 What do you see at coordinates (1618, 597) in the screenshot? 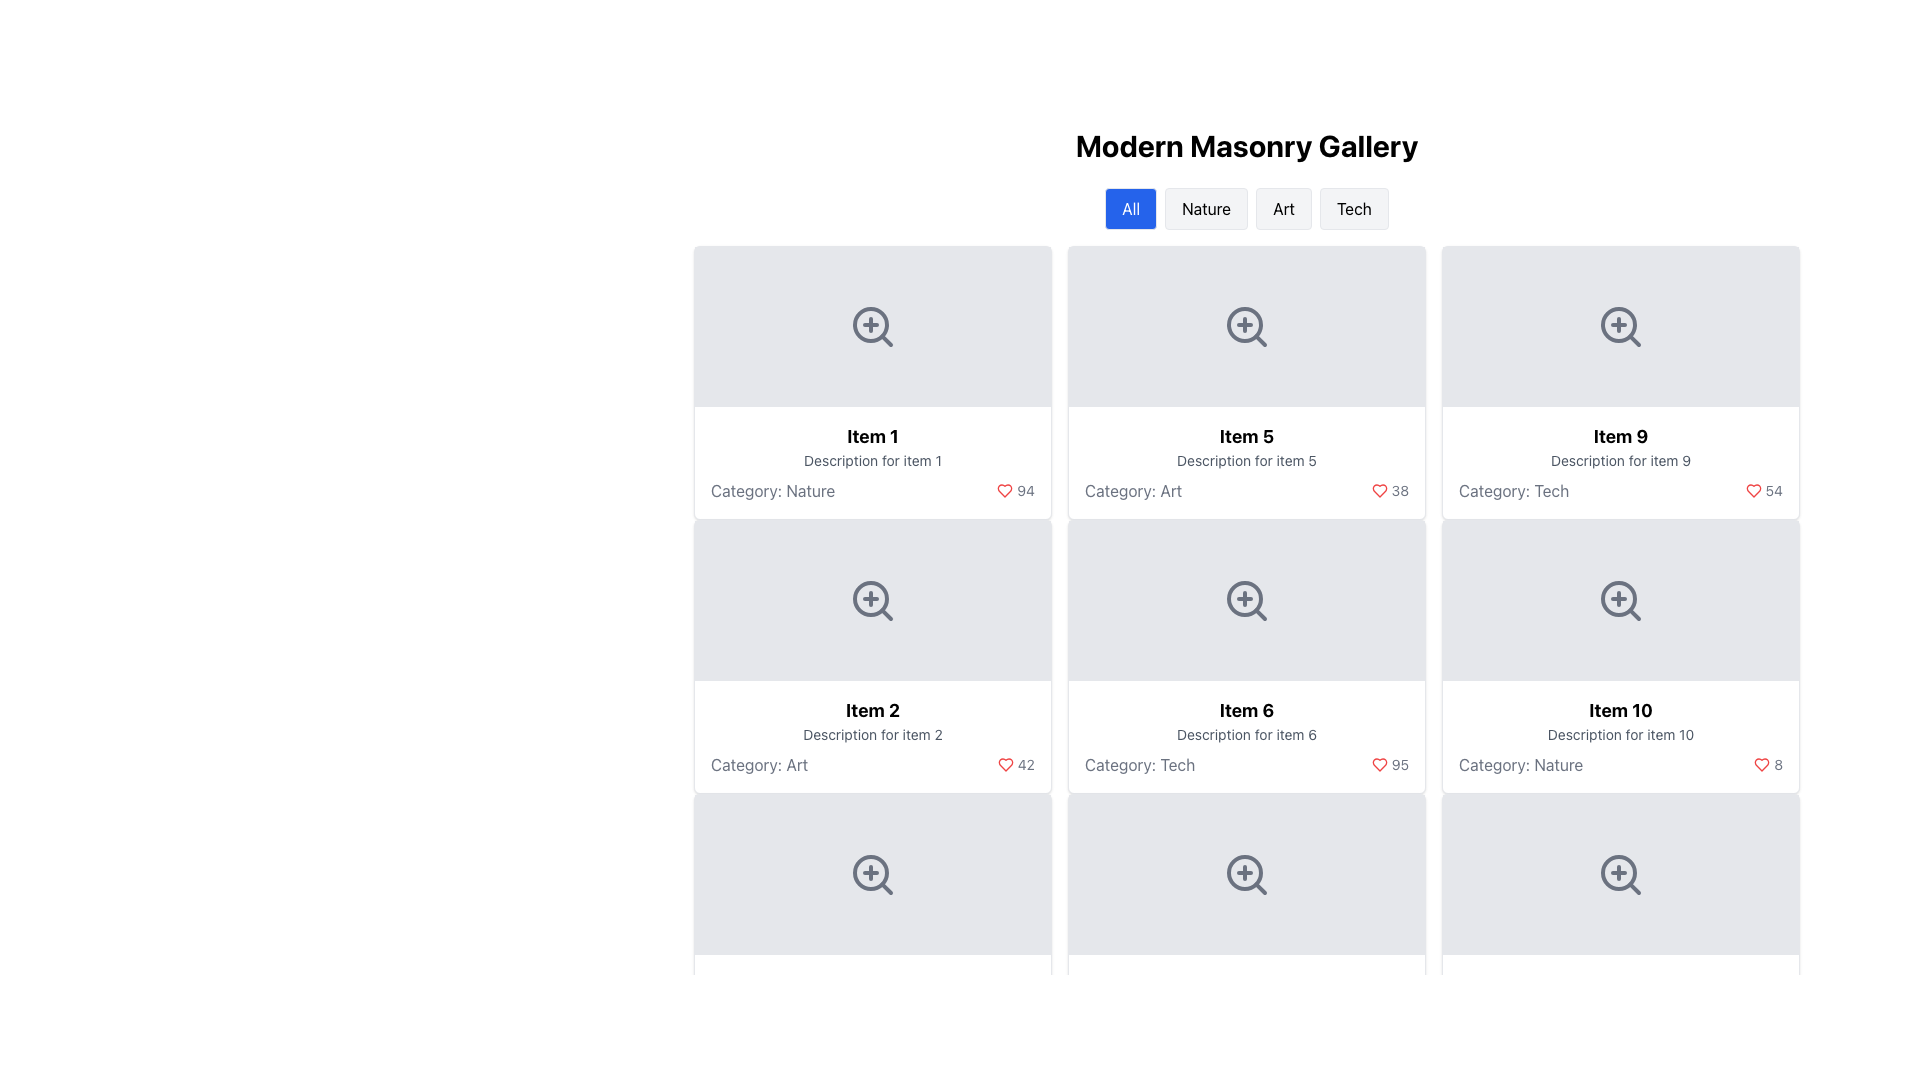
I see `the circular zoom icon located in the ninth card of the grid layout` at bounding box center [1618, 597].